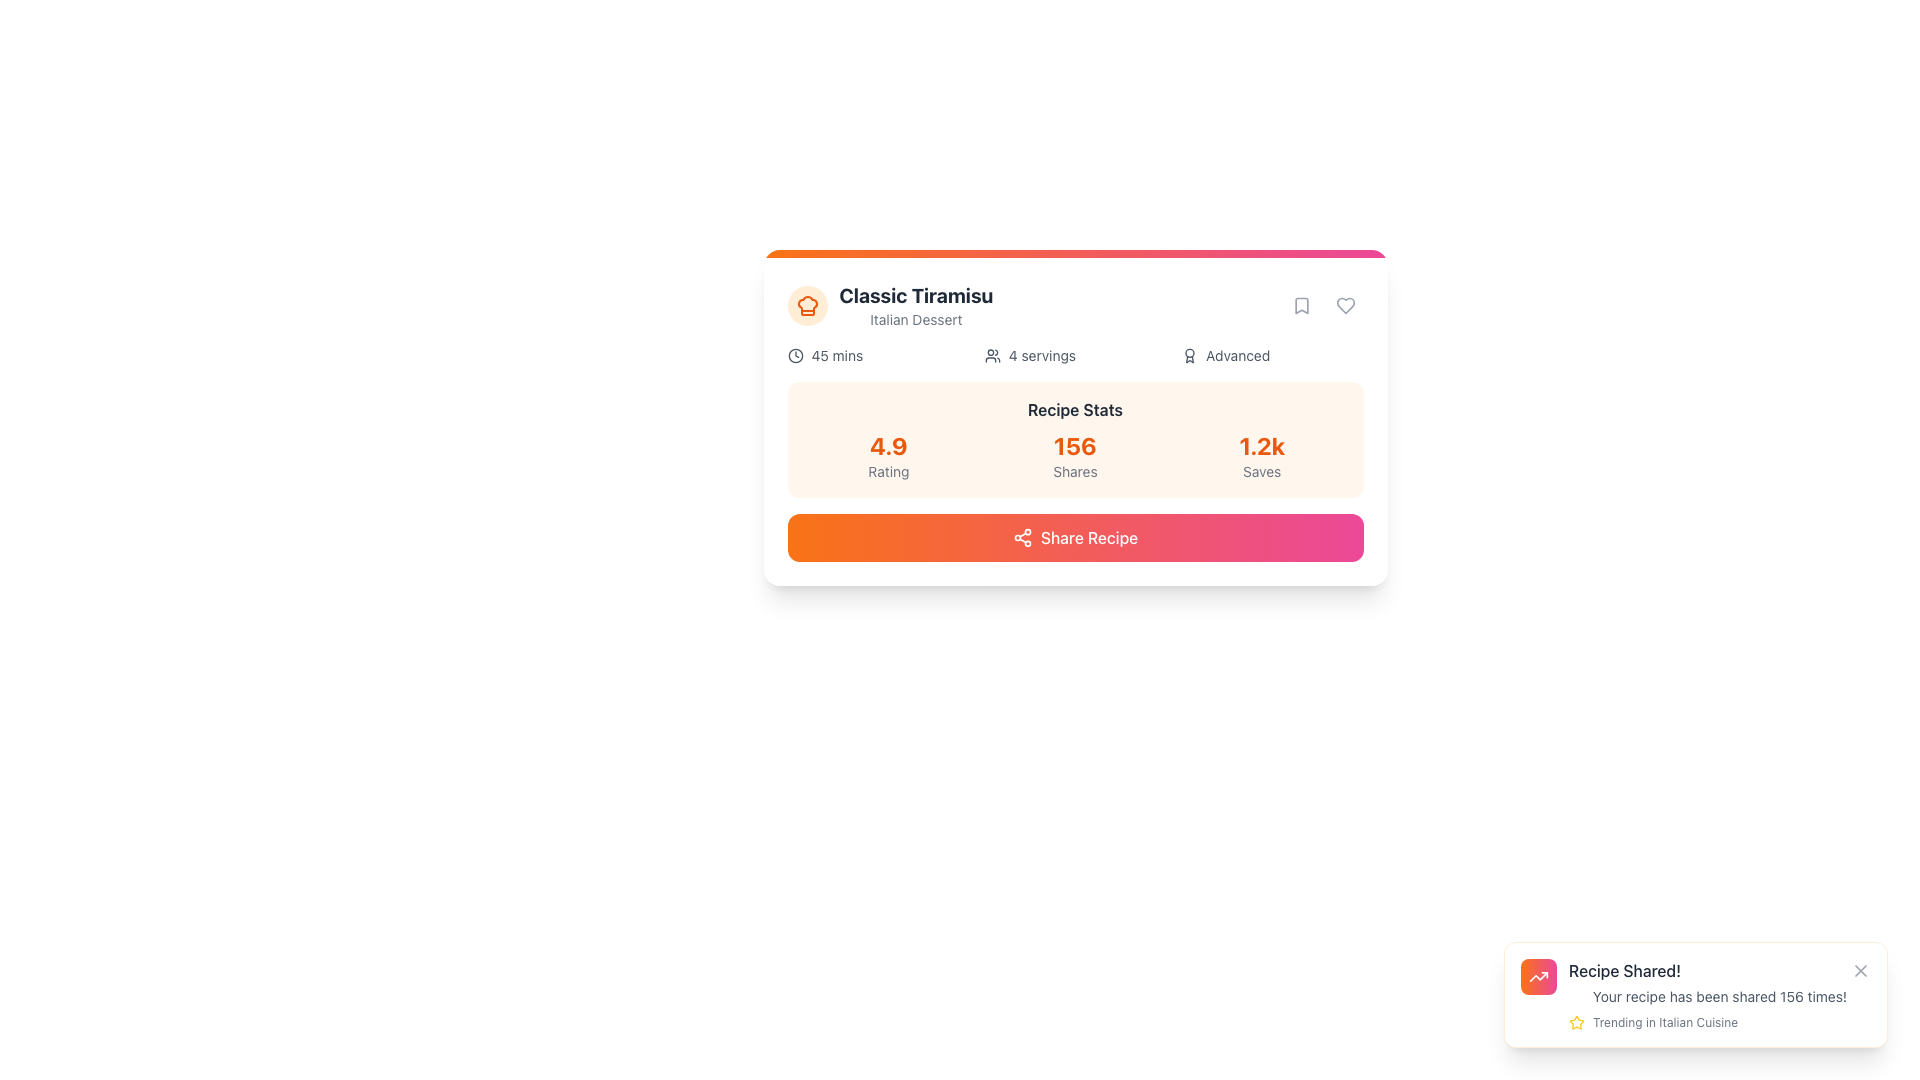 Image resolution: width=1920 pixels, height=1080 pixels. Describe the element at coordinates (1718, 996) in the screenshot. I see `the text element that reads 'Your recipe has been shared 156 times!', which is styled in gray and located beneath the heading 'Recipe Shared!' in a notification pop-up` at that location.